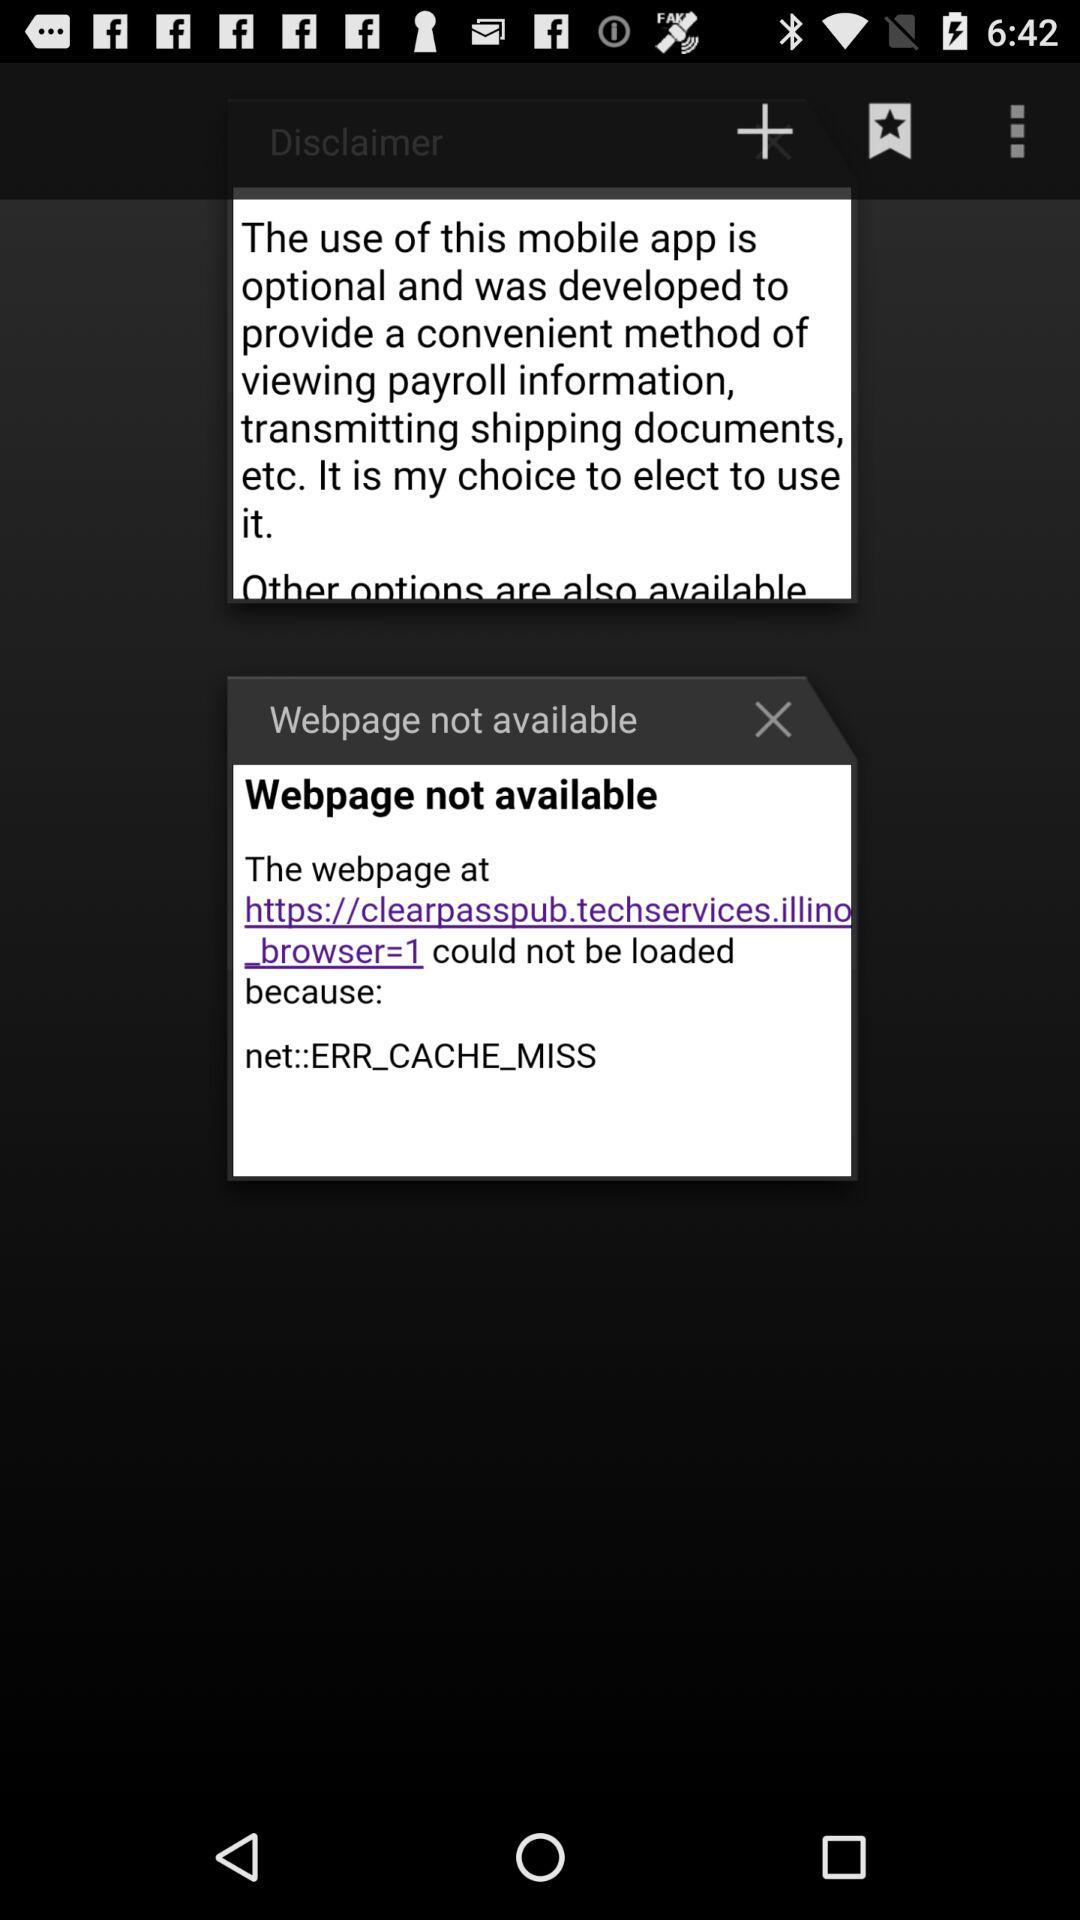 The height and width of the screenshot is (1920, 1080). What do you see at coordinates (782, 149) in the screenshot?
I see `the add icon` at bounding box center [782, 149].